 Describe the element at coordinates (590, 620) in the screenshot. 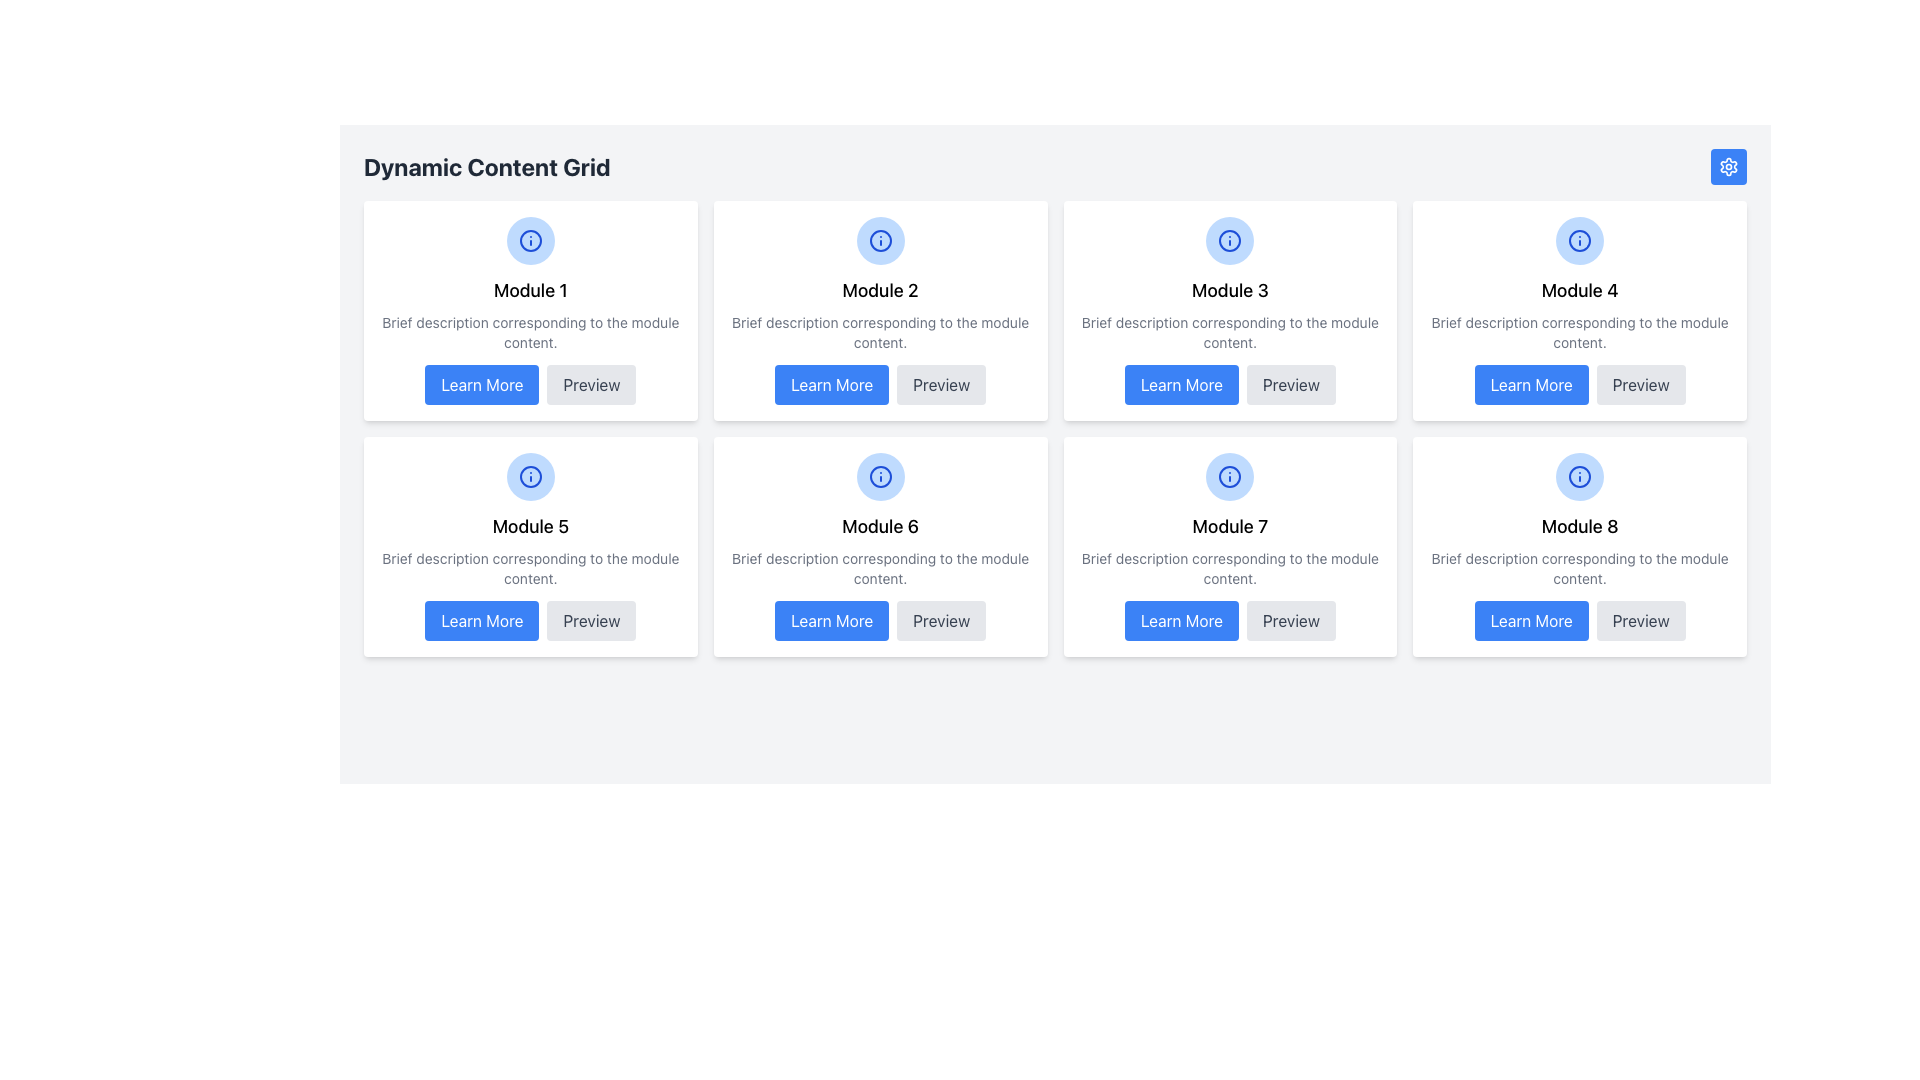

I see `the 'Preview' button located in the fifth module card under the 'Dynamic Content Grid' section` at that location.